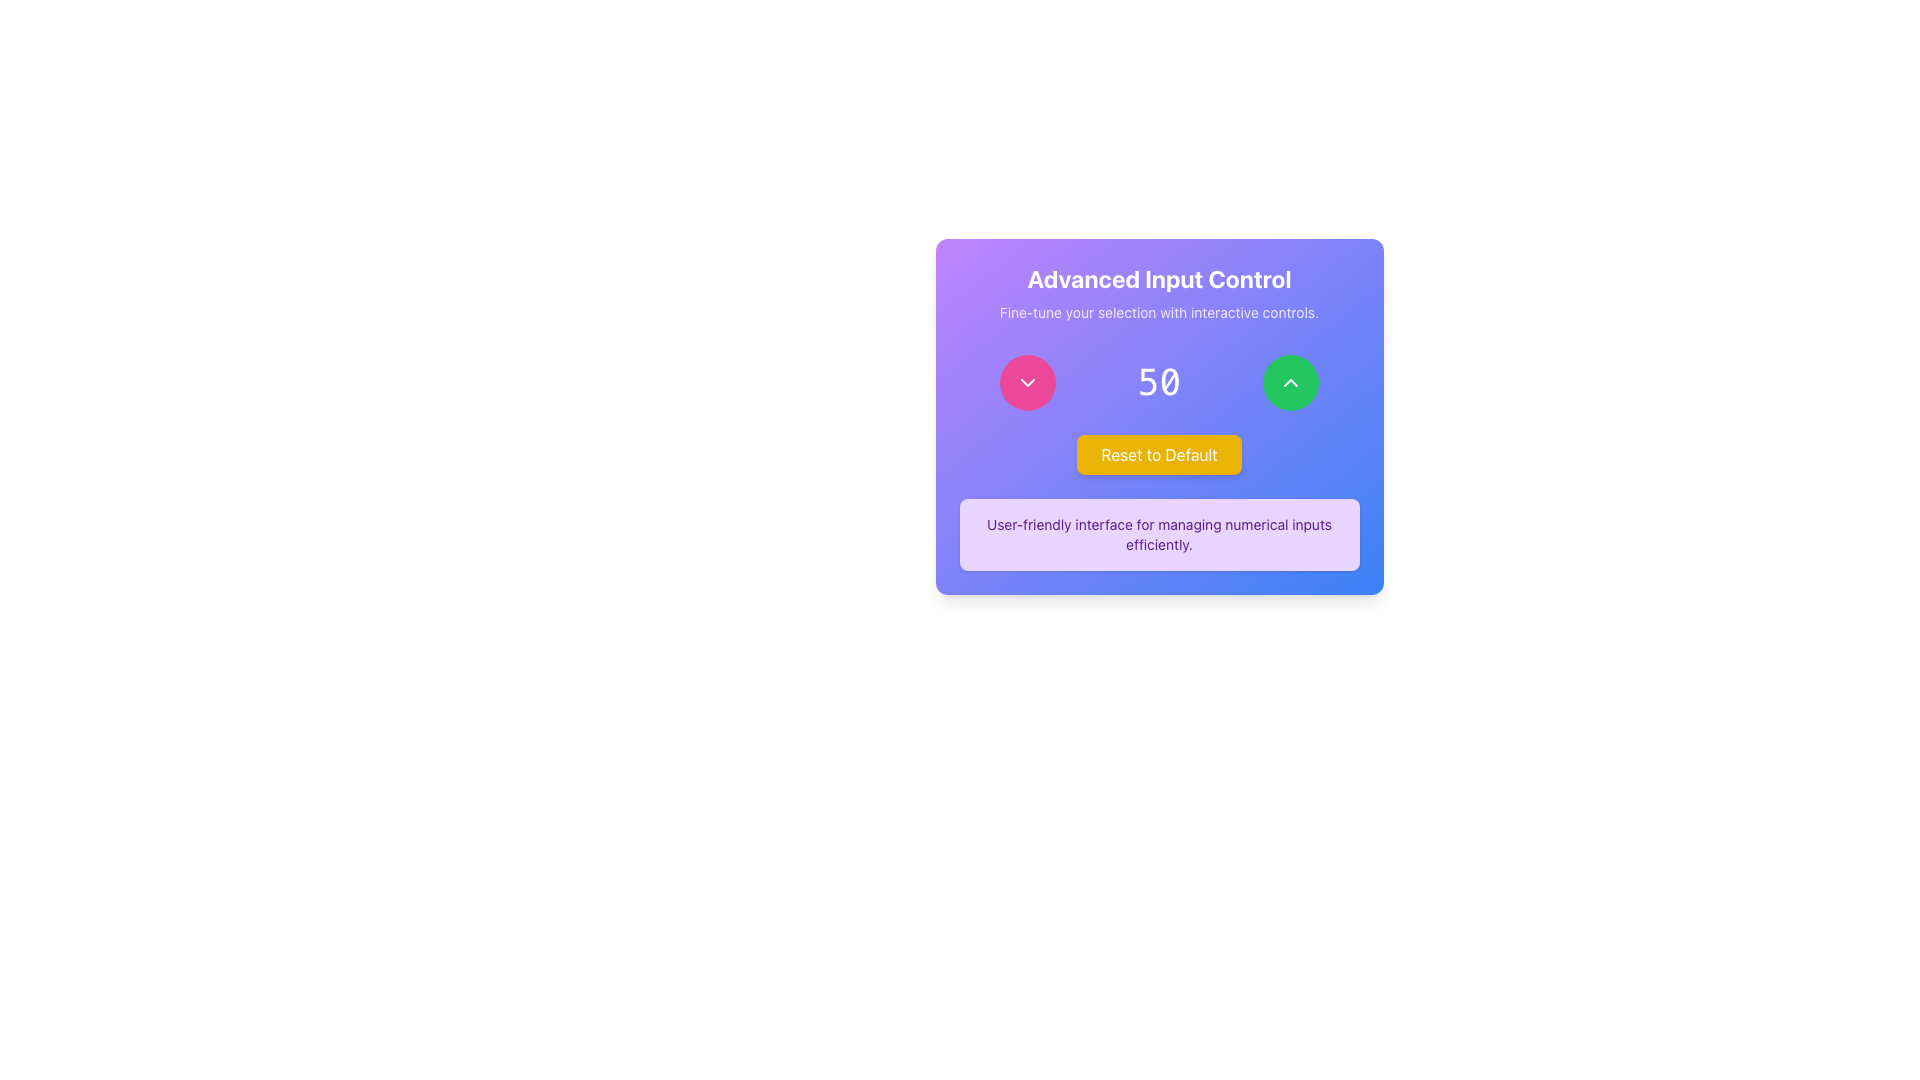 Image resolution: width=1920 pixels, height=1080 pixels. I want to click on text displayed in the rectangular text block with a light purple background, which contains the message 'User-friendly interface for managing numerical inputs efficiently.', so click(1159, 534).